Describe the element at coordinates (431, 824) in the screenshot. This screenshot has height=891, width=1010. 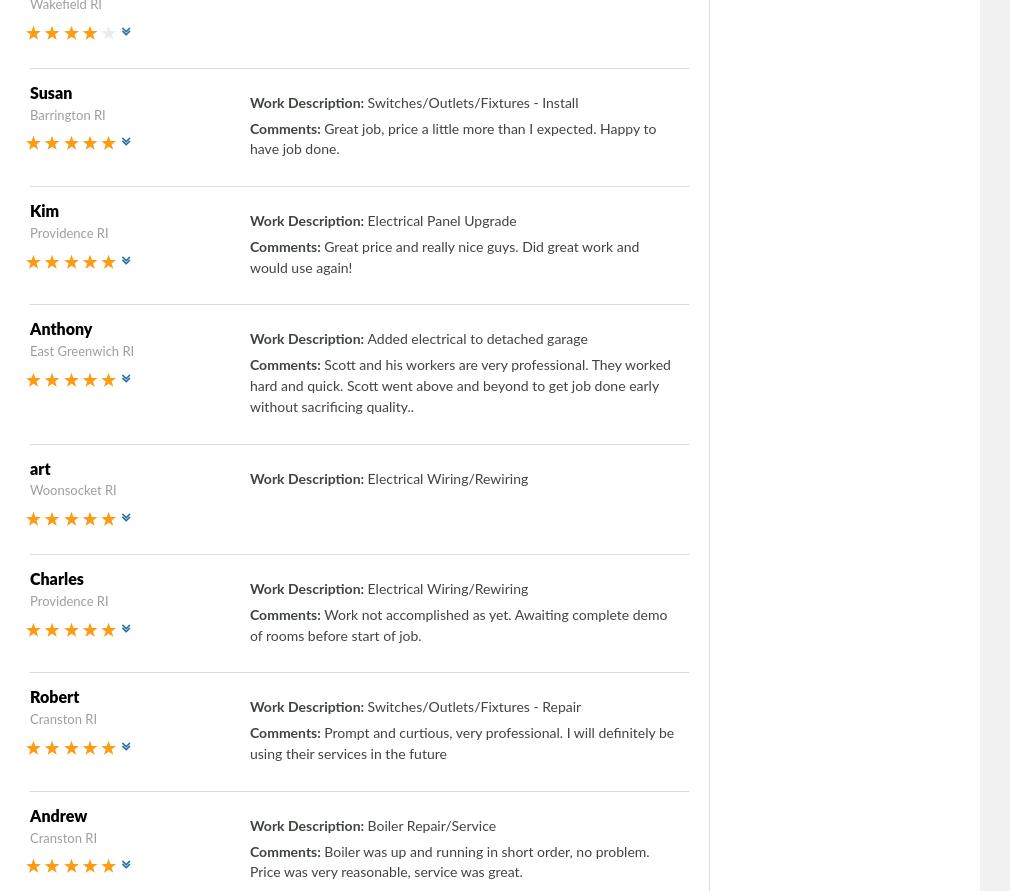
I see `'Boiler Repair/Service'` at that location.